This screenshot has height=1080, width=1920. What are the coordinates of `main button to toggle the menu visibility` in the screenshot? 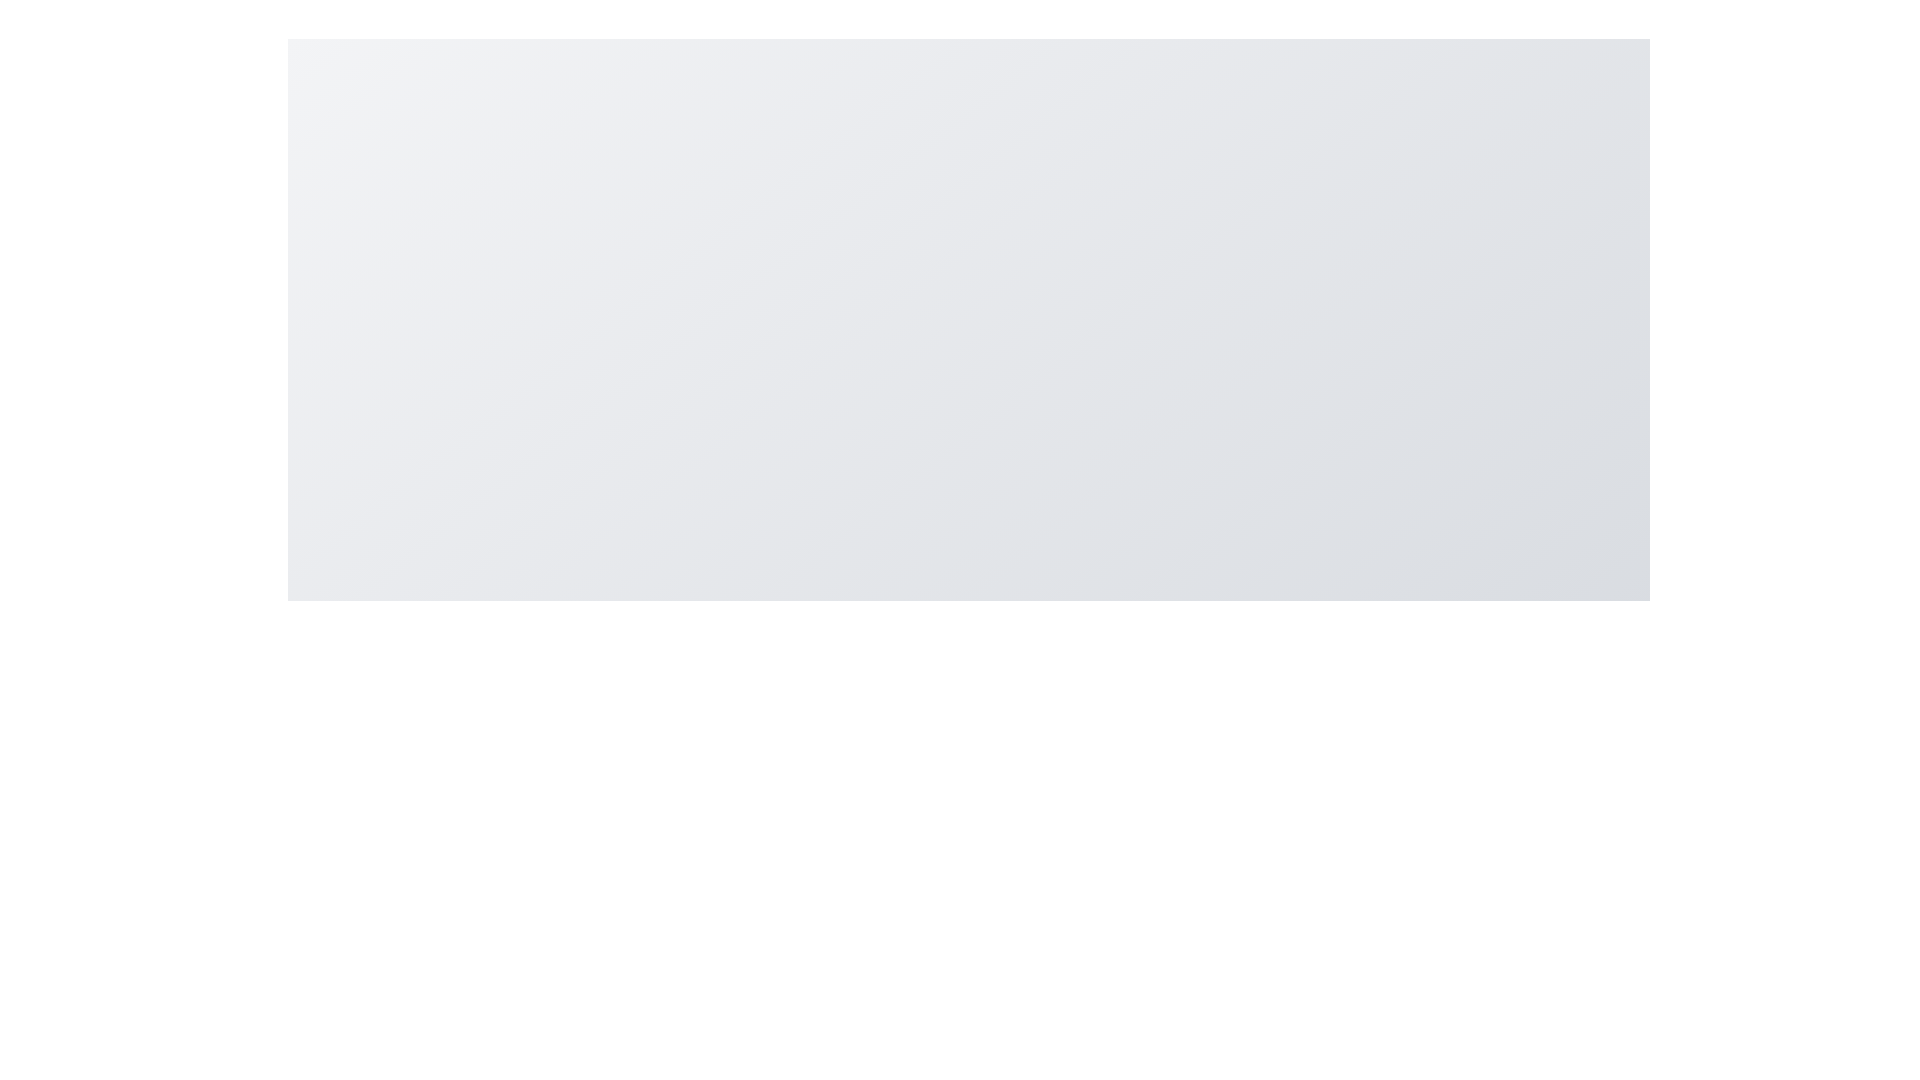 It's located at (969, 1058).